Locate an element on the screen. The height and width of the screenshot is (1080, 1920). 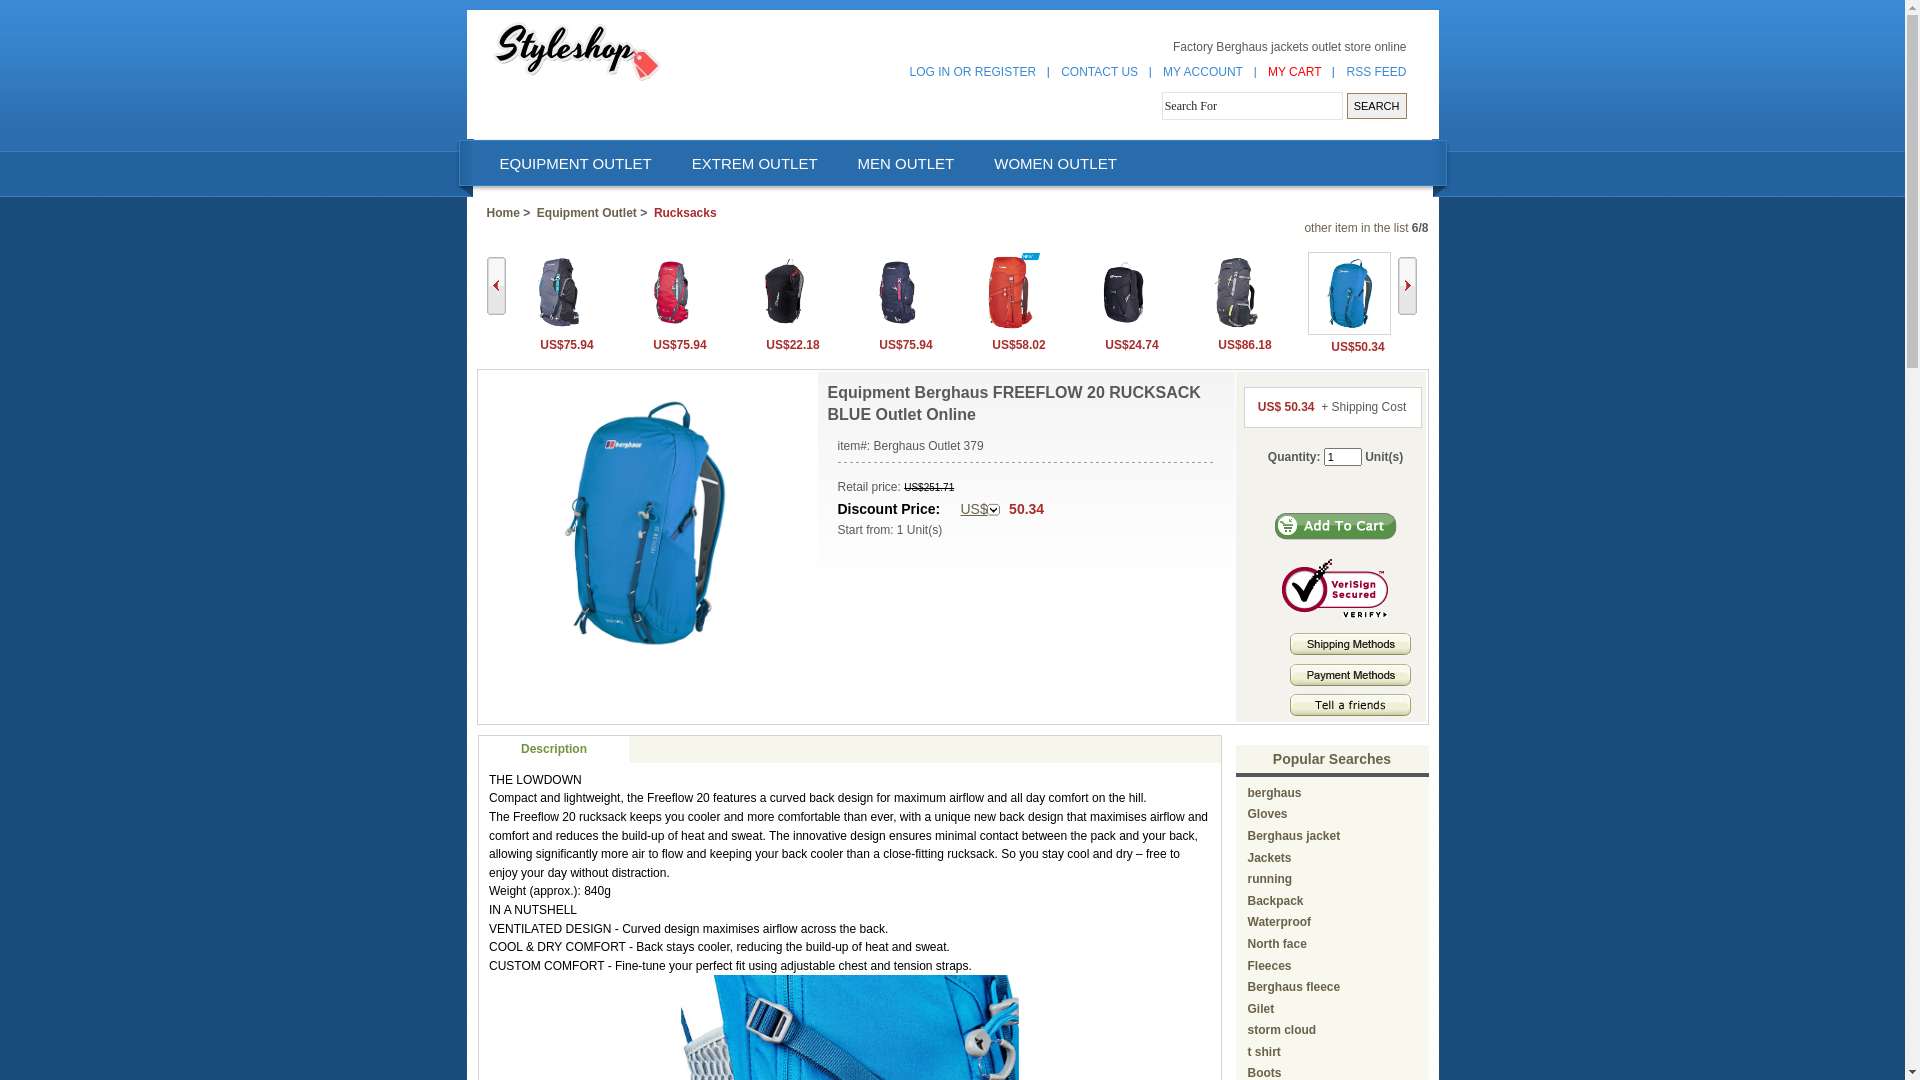
'Gloves' is located at coordinates (1266, 813).